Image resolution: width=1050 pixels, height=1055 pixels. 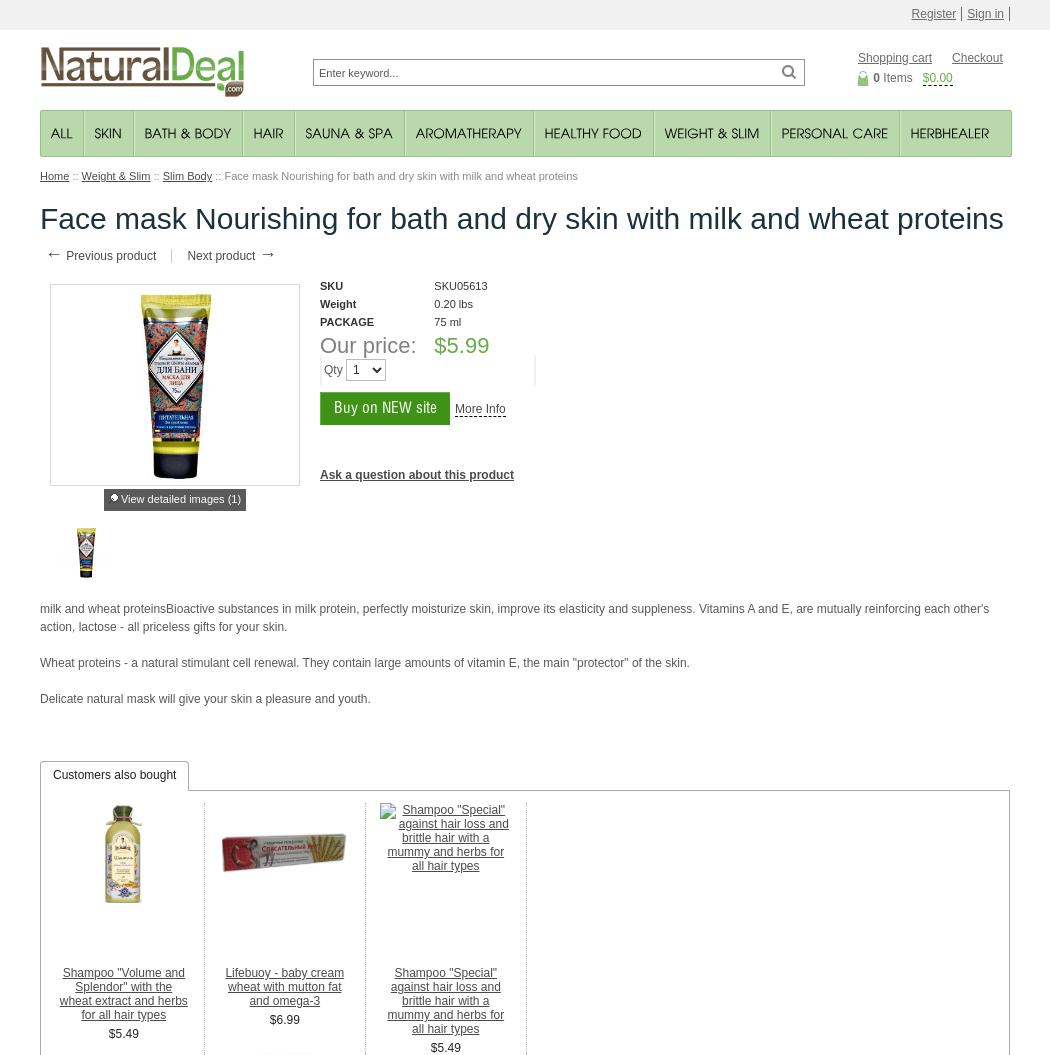 I want to click on 'More Info', so click(x=479, y=409).